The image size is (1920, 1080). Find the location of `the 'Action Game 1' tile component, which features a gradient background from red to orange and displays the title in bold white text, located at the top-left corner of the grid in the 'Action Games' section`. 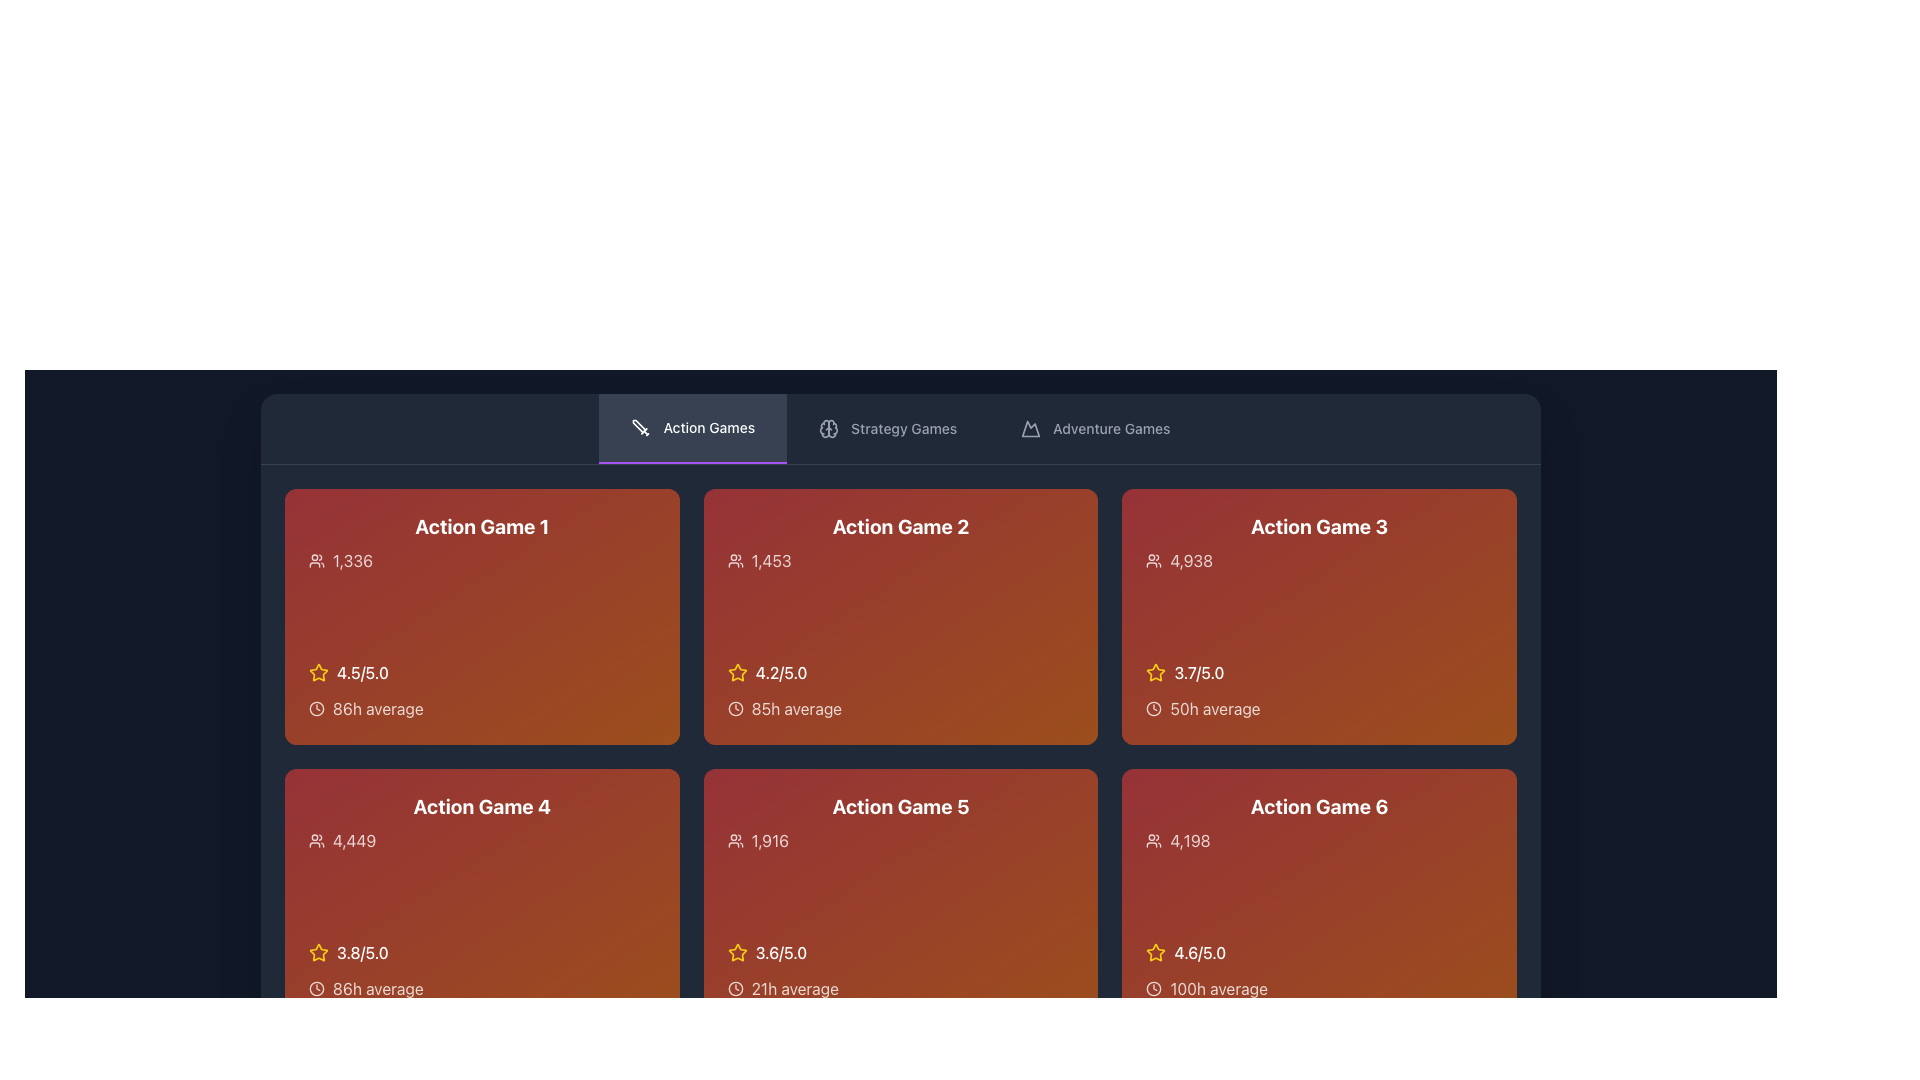

the 'Action Game 1' tile component, which features a gradient background from red to orange and displays the title in bold white text, located at the top-left corner of the grid in the 'Action Games' section is located at coordinates (482, 616).